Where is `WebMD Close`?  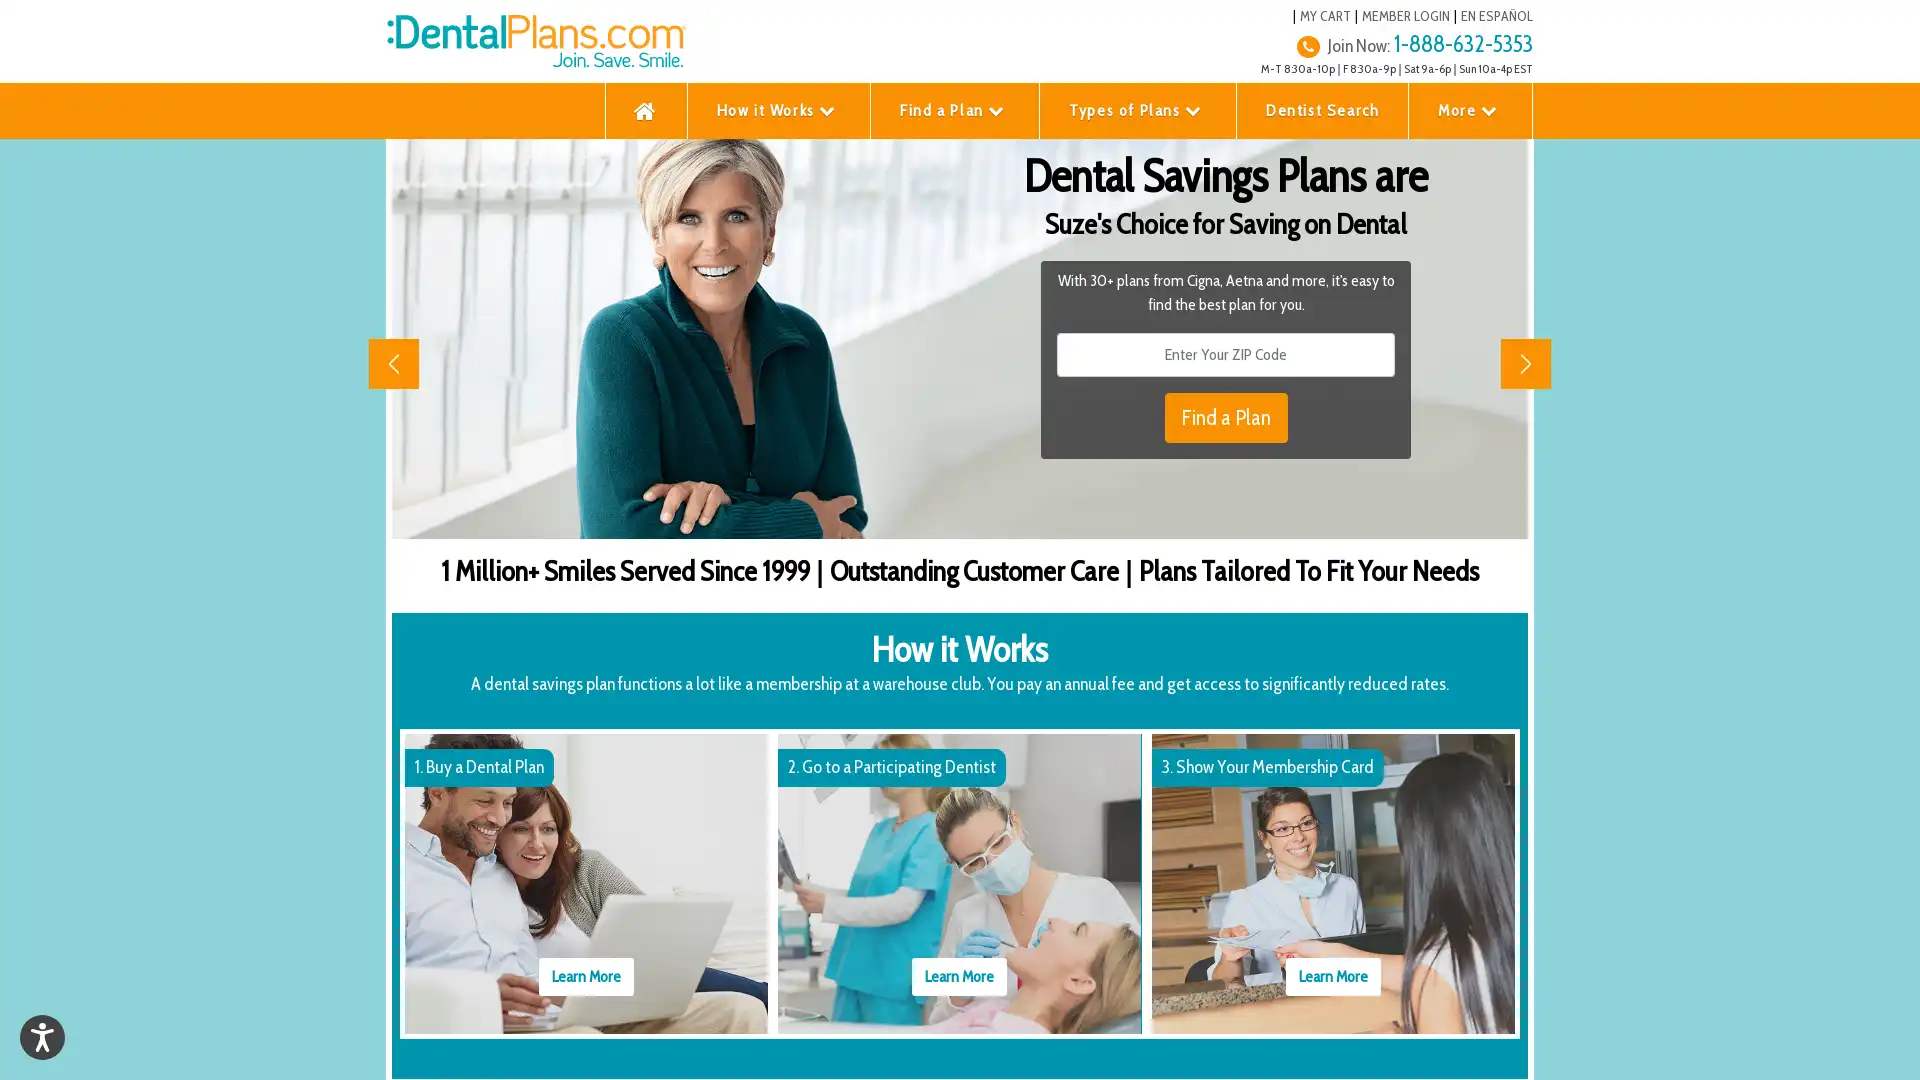 WebMD Close is located at coordinates (1890, 1040).